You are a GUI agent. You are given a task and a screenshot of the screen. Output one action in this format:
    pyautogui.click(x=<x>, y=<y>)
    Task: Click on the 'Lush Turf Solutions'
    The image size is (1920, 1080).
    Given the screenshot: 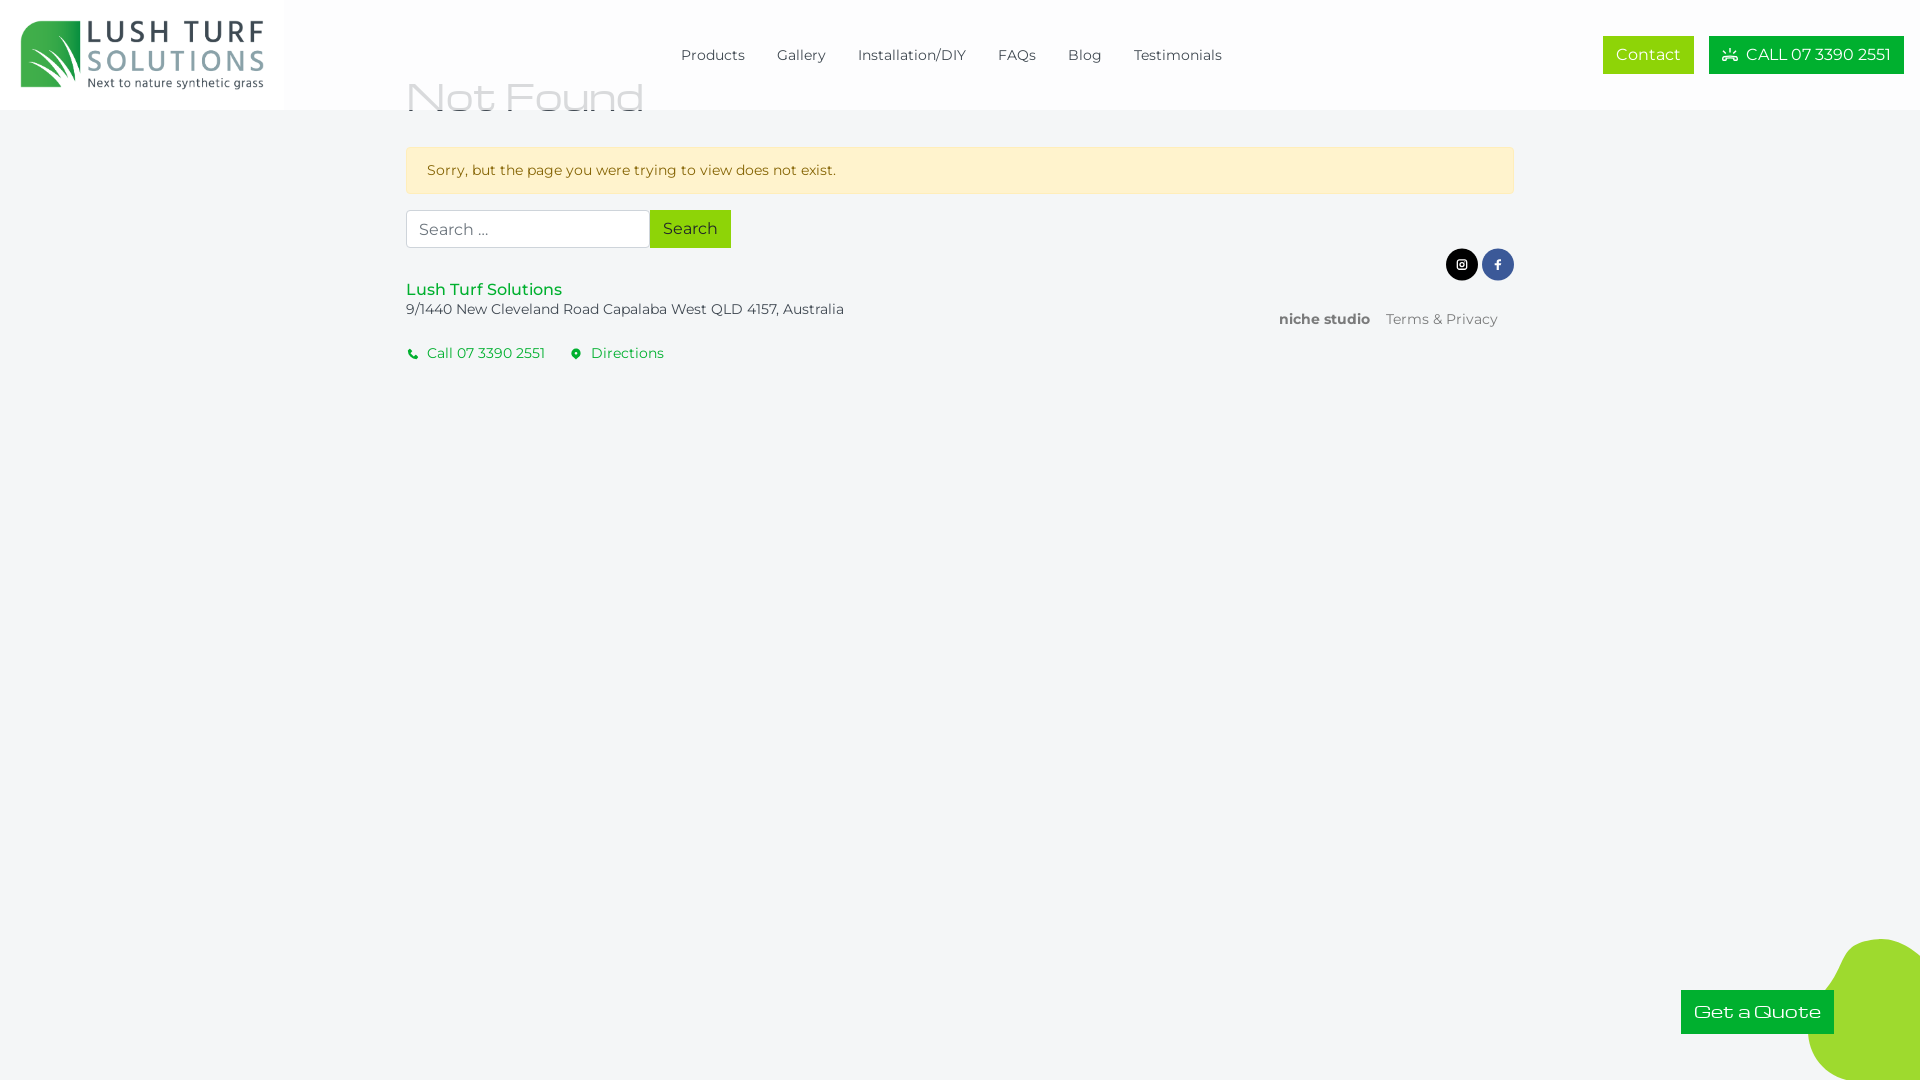 What is the action you would take?
    pyautogui.click(x=157, y=53)
    